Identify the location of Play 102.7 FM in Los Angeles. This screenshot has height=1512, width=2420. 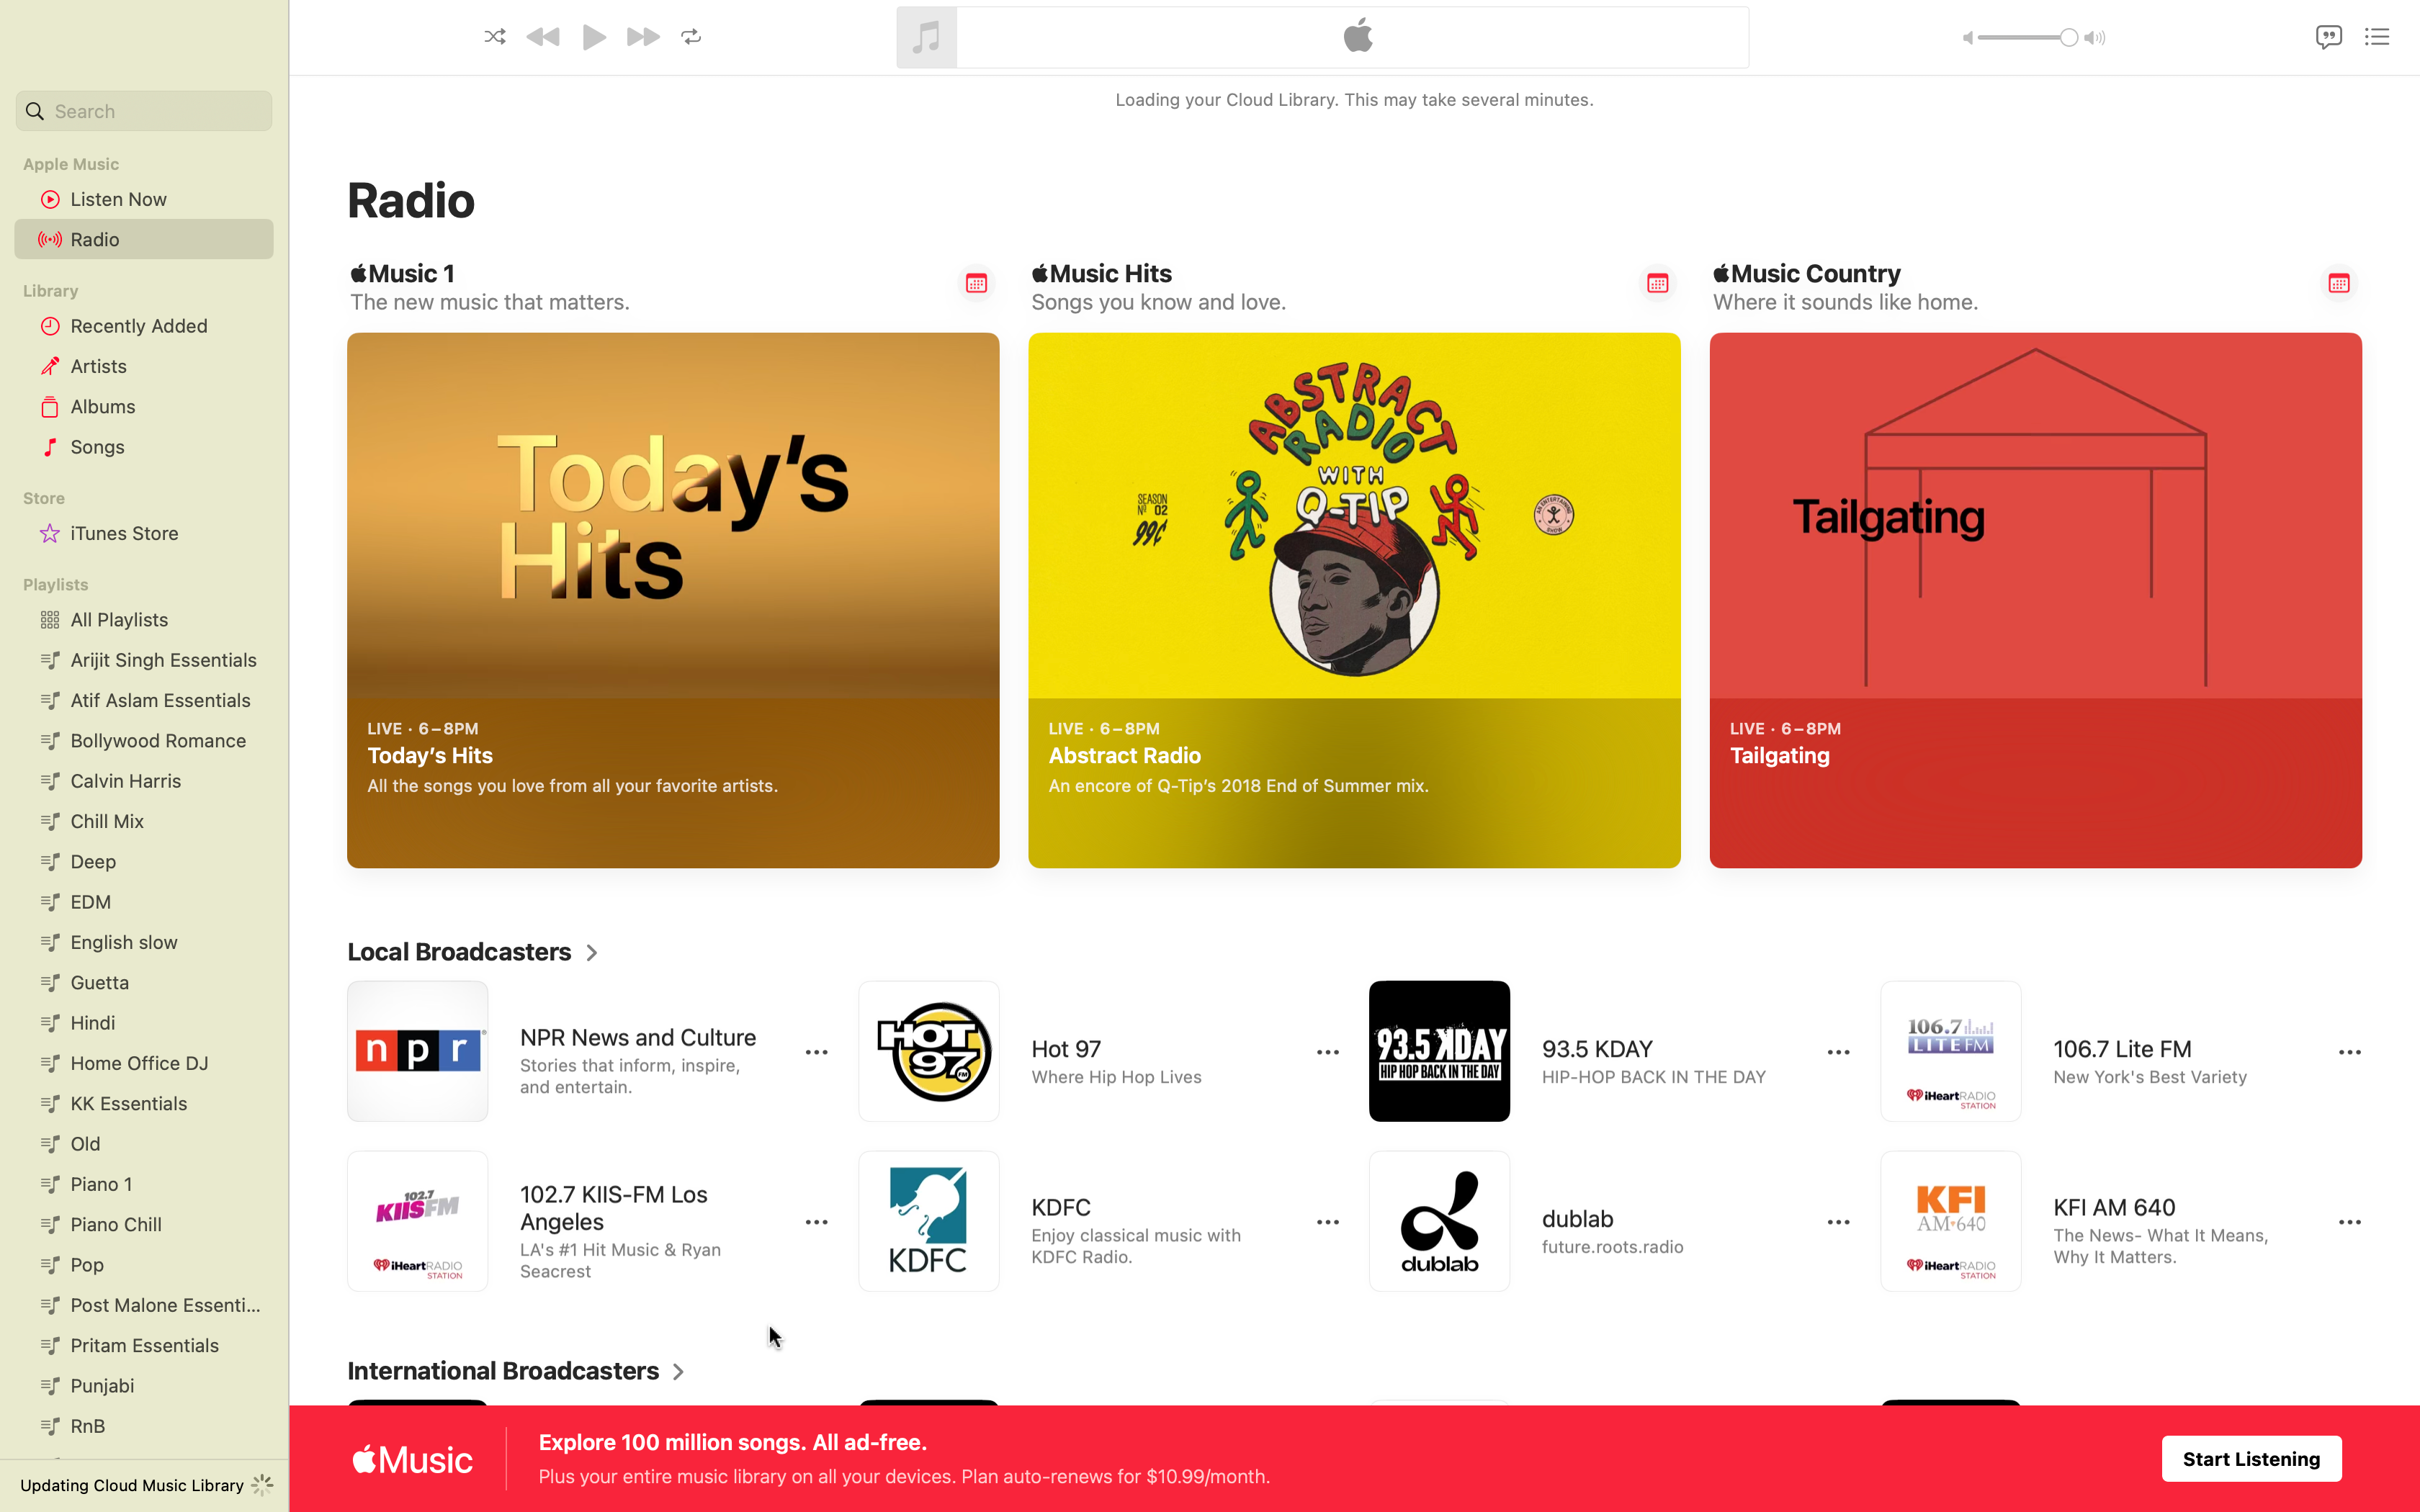
(566, 1223).